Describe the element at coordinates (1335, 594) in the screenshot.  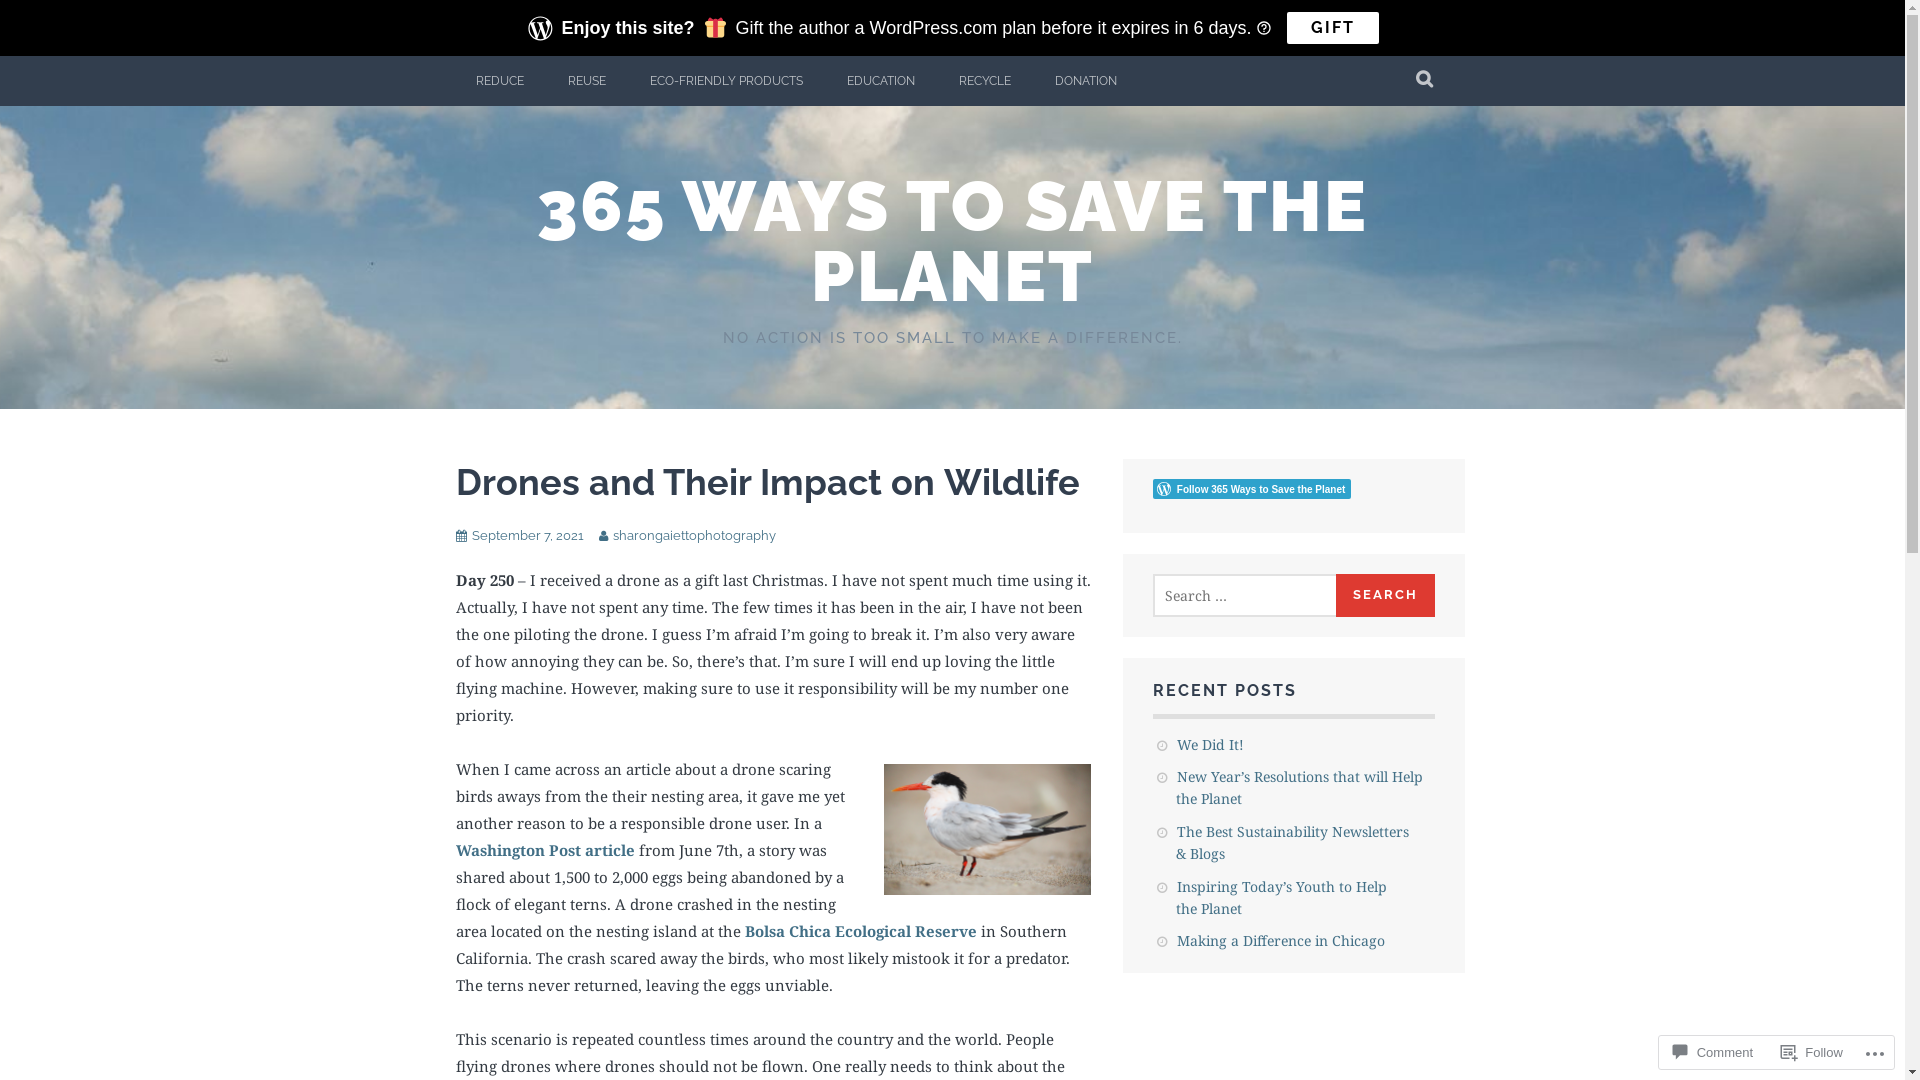
I see `'Search'` at that location.